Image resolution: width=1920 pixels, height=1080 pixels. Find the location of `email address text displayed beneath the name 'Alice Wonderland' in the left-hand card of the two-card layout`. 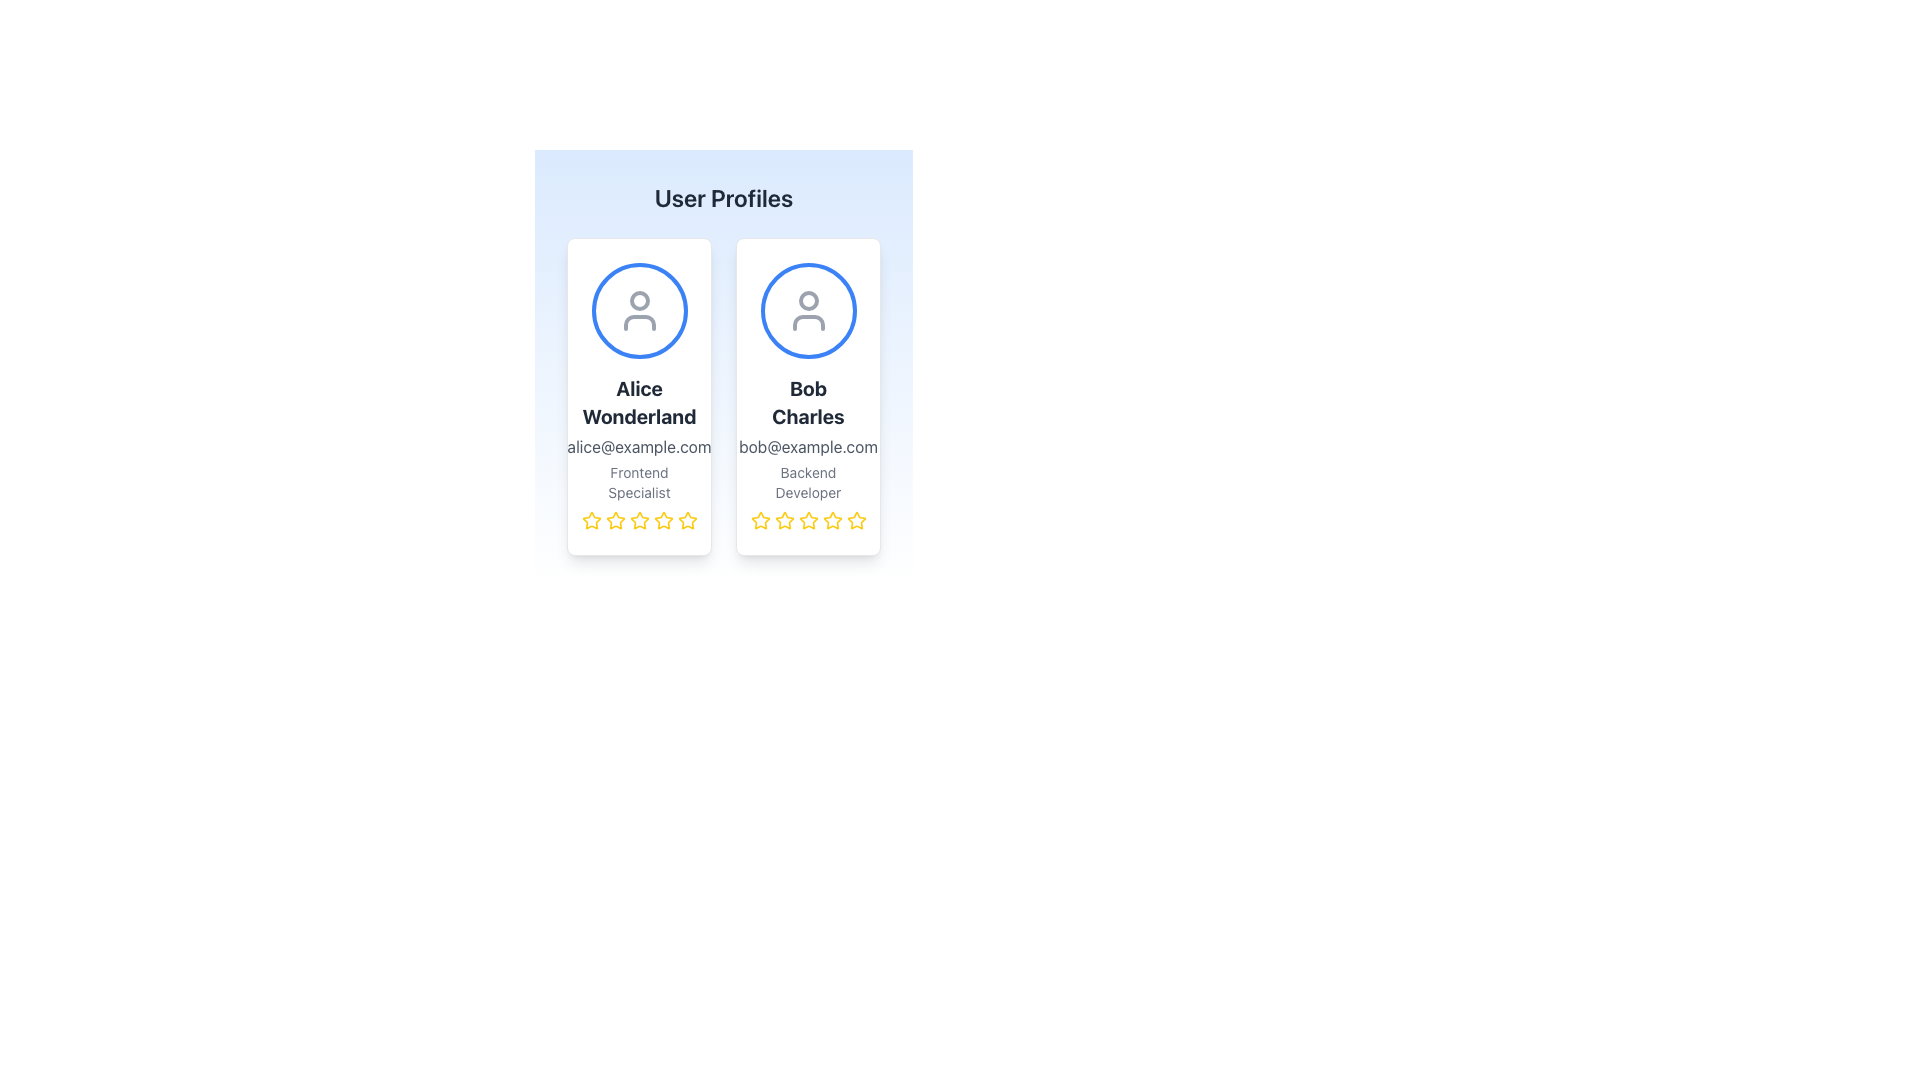

email address text displayed beneath the name 'Alice Wonderland' in the left-hand card of the two-card layout is located at coordinates (638, 446).